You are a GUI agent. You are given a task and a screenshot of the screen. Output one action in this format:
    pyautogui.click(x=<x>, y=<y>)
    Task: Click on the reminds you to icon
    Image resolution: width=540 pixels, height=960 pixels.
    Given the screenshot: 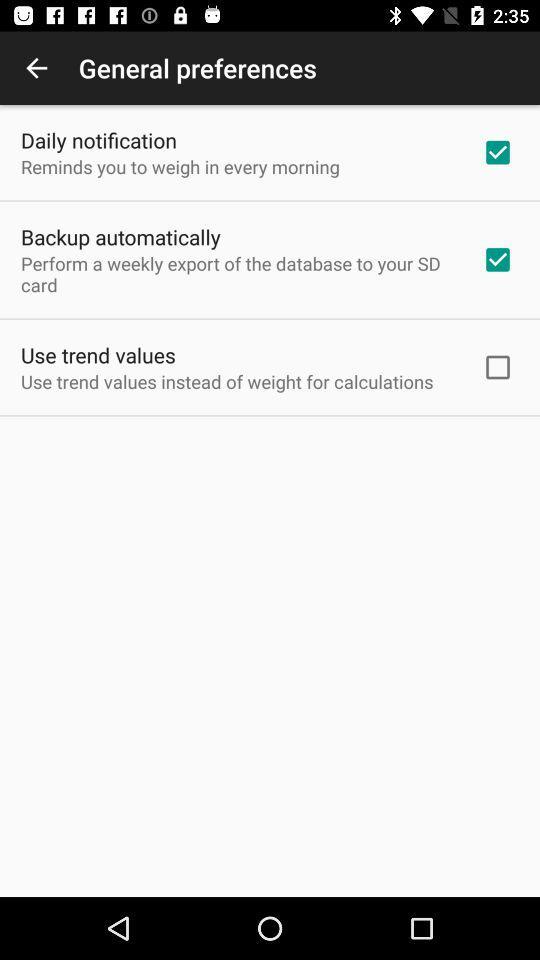 What is the action you would take?
    pyautogui.click(x=180, y=165)
    